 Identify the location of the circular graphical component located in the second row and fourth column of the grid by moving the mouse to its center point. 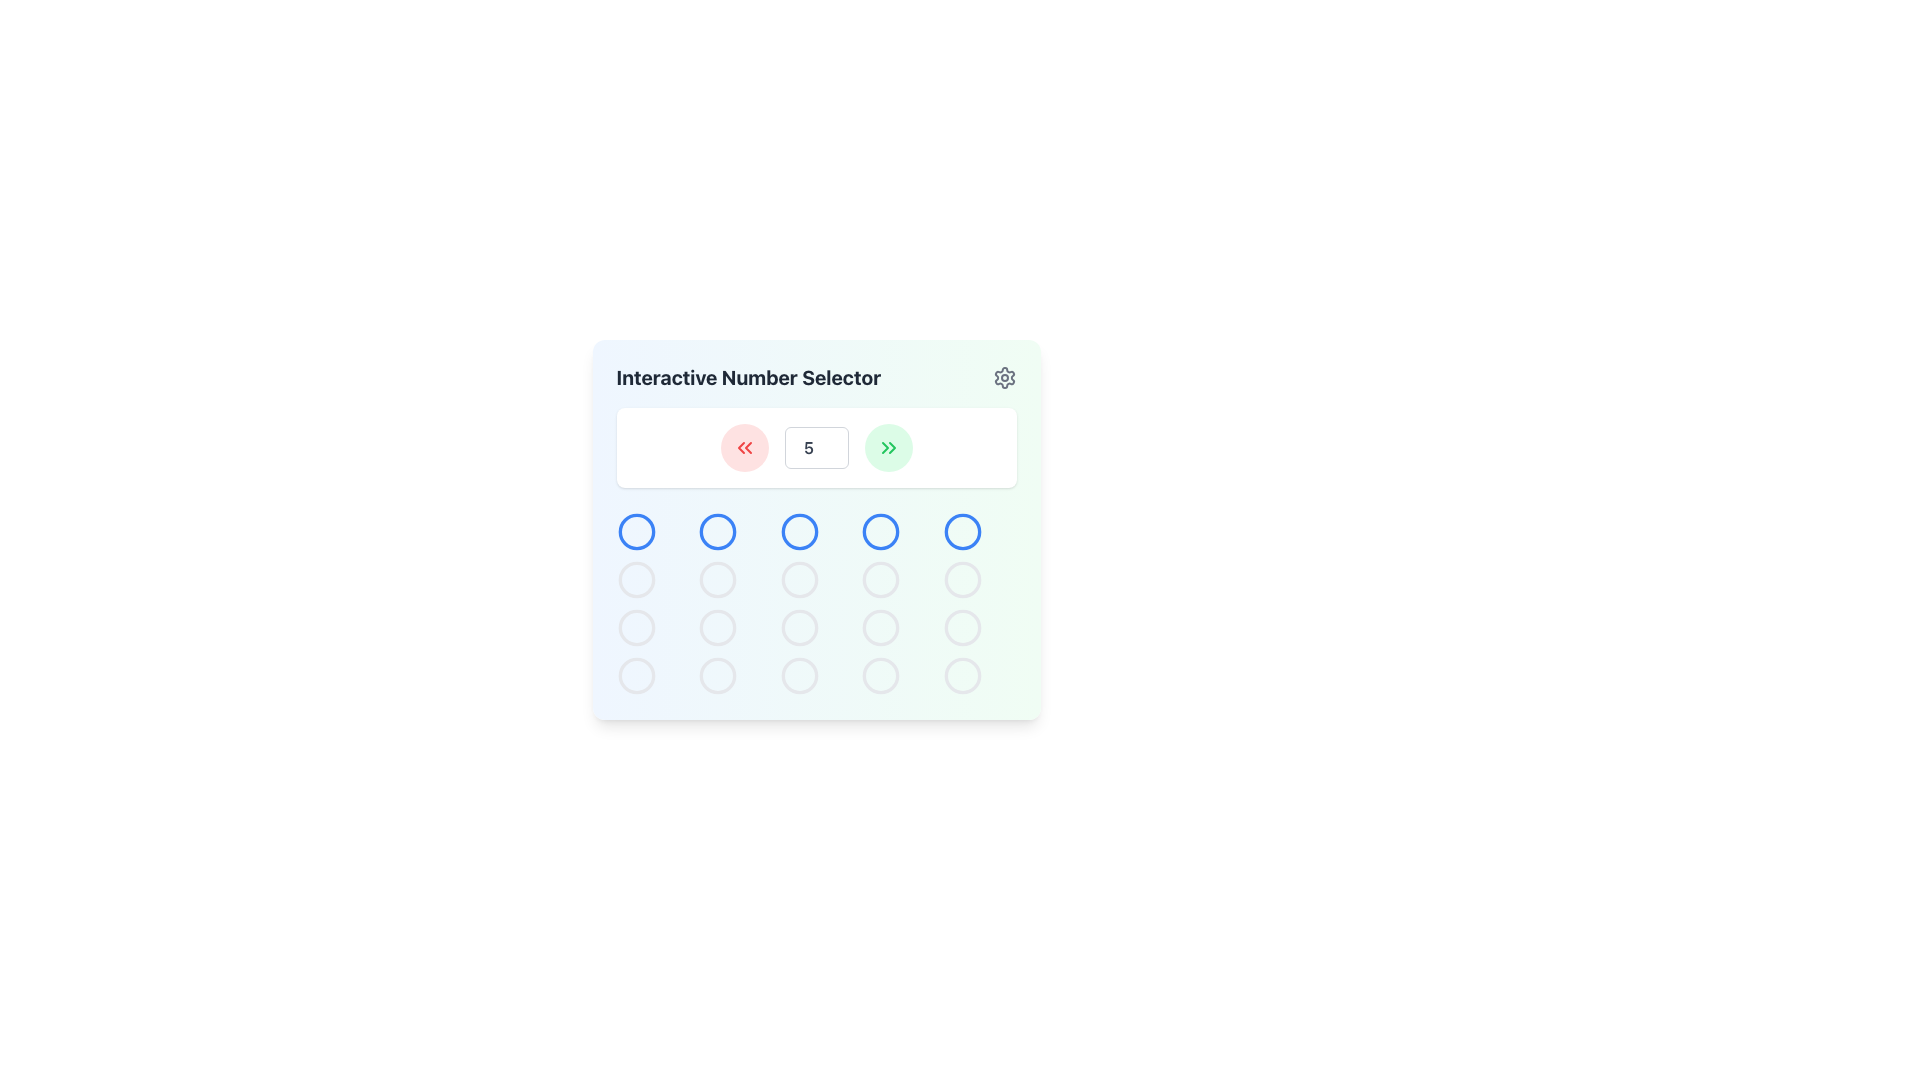
(880, 531).